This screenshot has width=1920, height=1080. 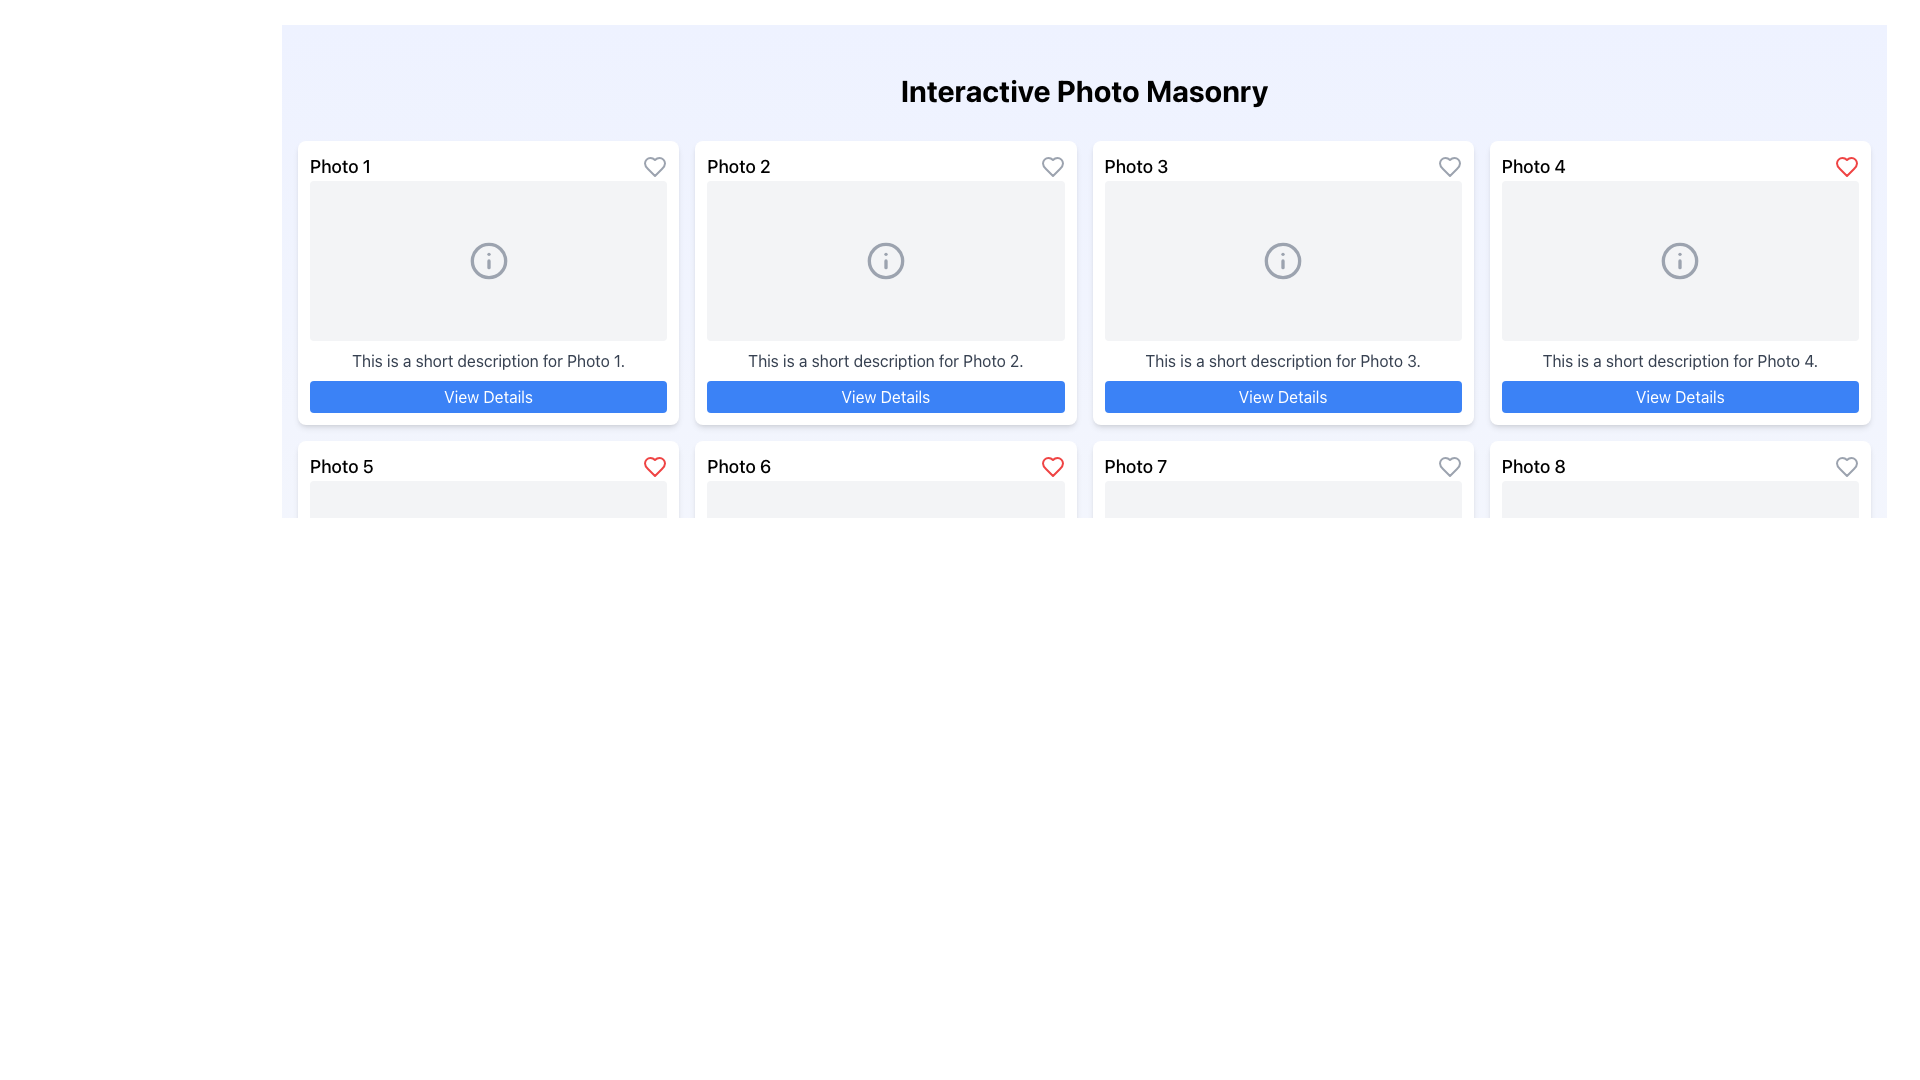 What do you see at coordinates (1283, 397) in the screenshot?
I see `the 'View Details' button with a blue background and white text, located at the bottom of the 'Photo 3' card in the interactive photo grid` at bounding box center [1283, 397].